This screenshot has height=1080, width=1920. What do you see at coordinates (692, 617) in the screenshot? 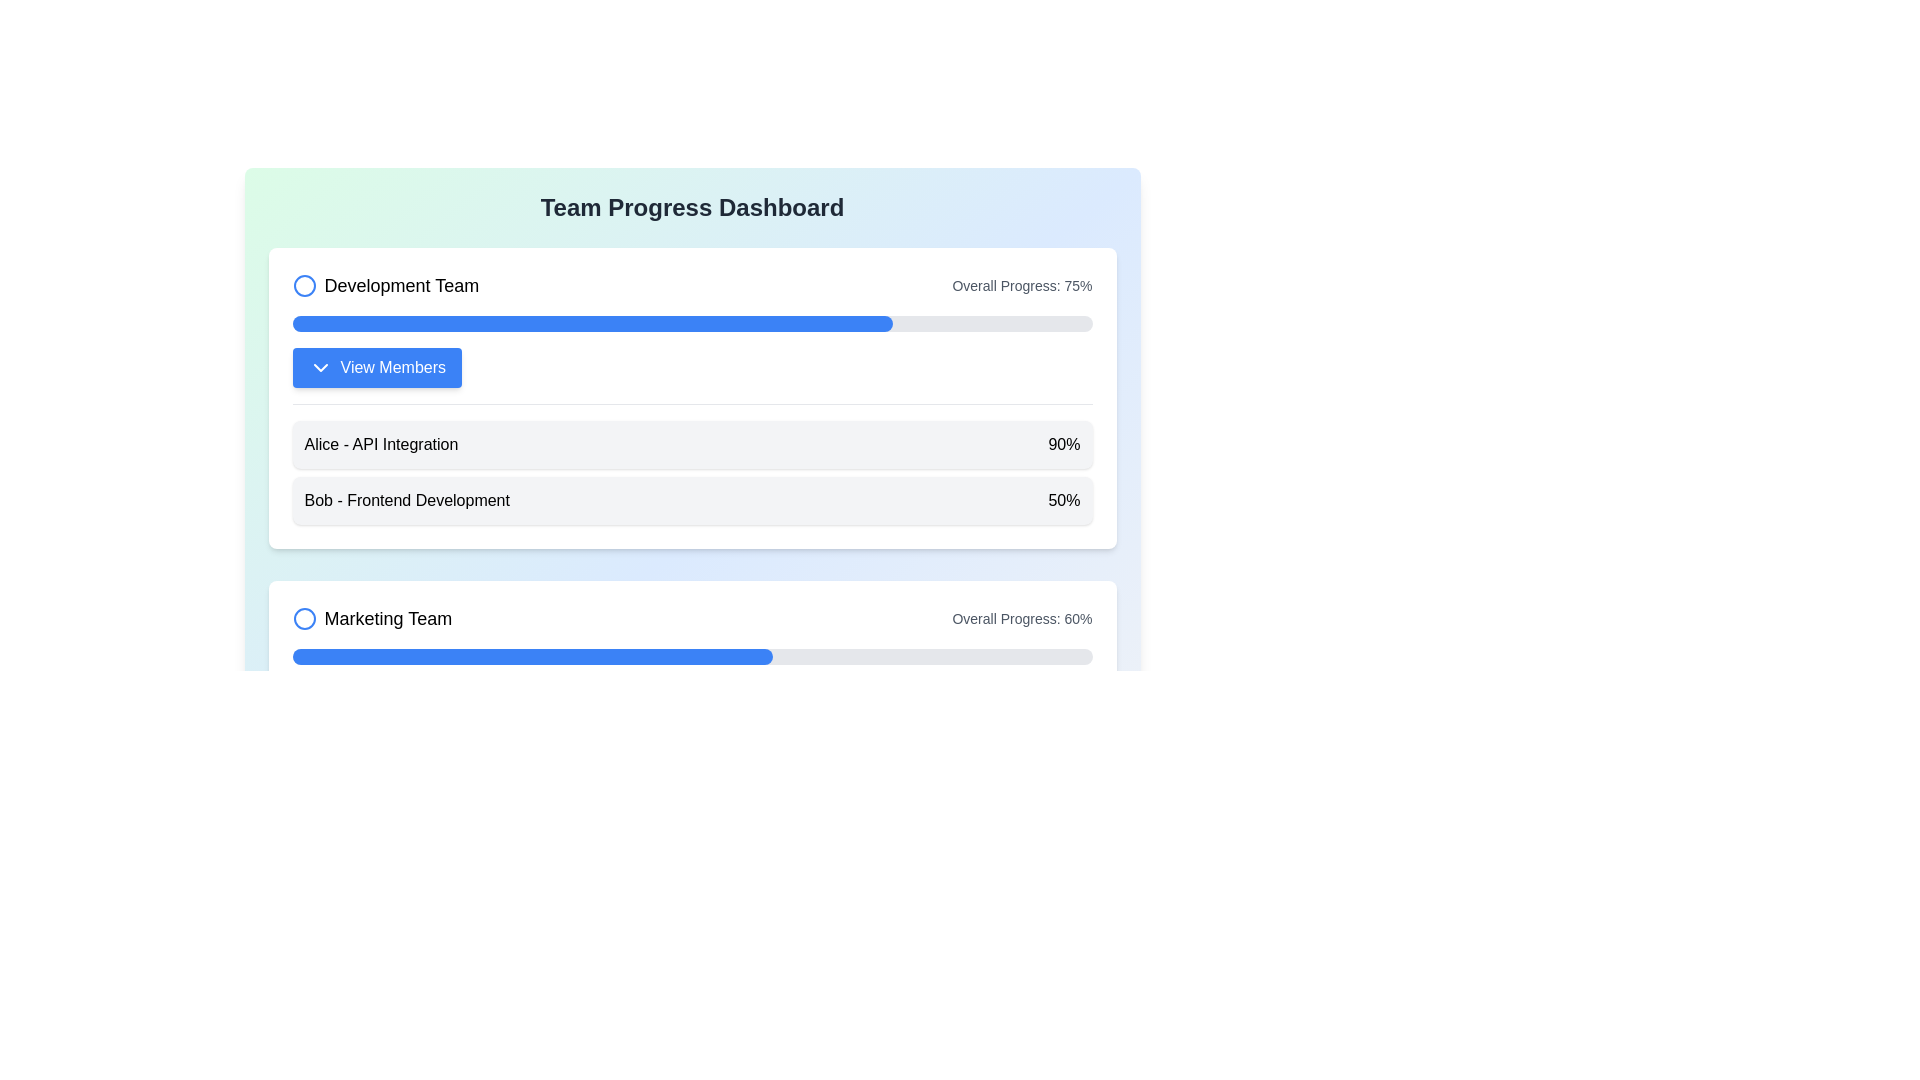
I see `the Informational block that displays the current progress of the 'Marketing Team' in the 'Team Progress Dashboard' beneath the 'Development Team' section` at bounding box center [692, 617].